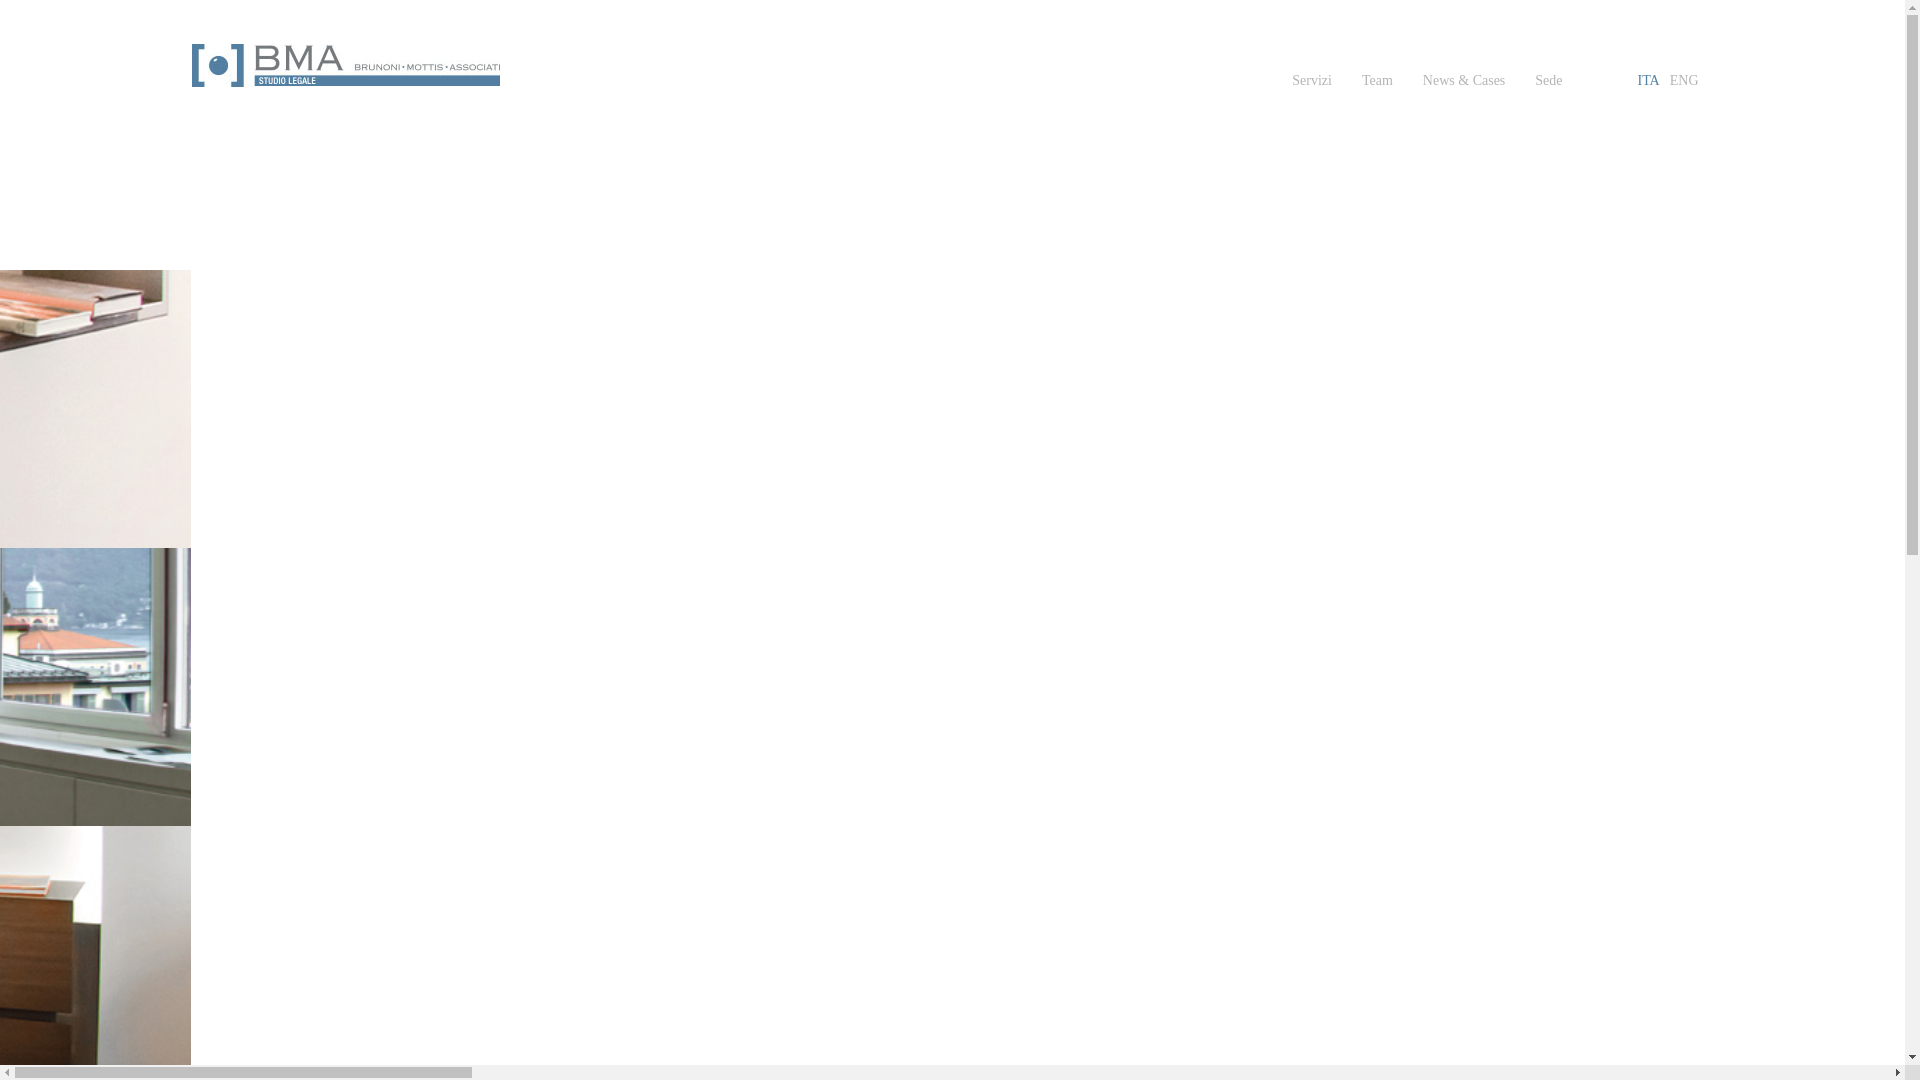 The width and height of the screenshot is (1920, 1080). I want to click on 'ITA', so click(1649, 80).